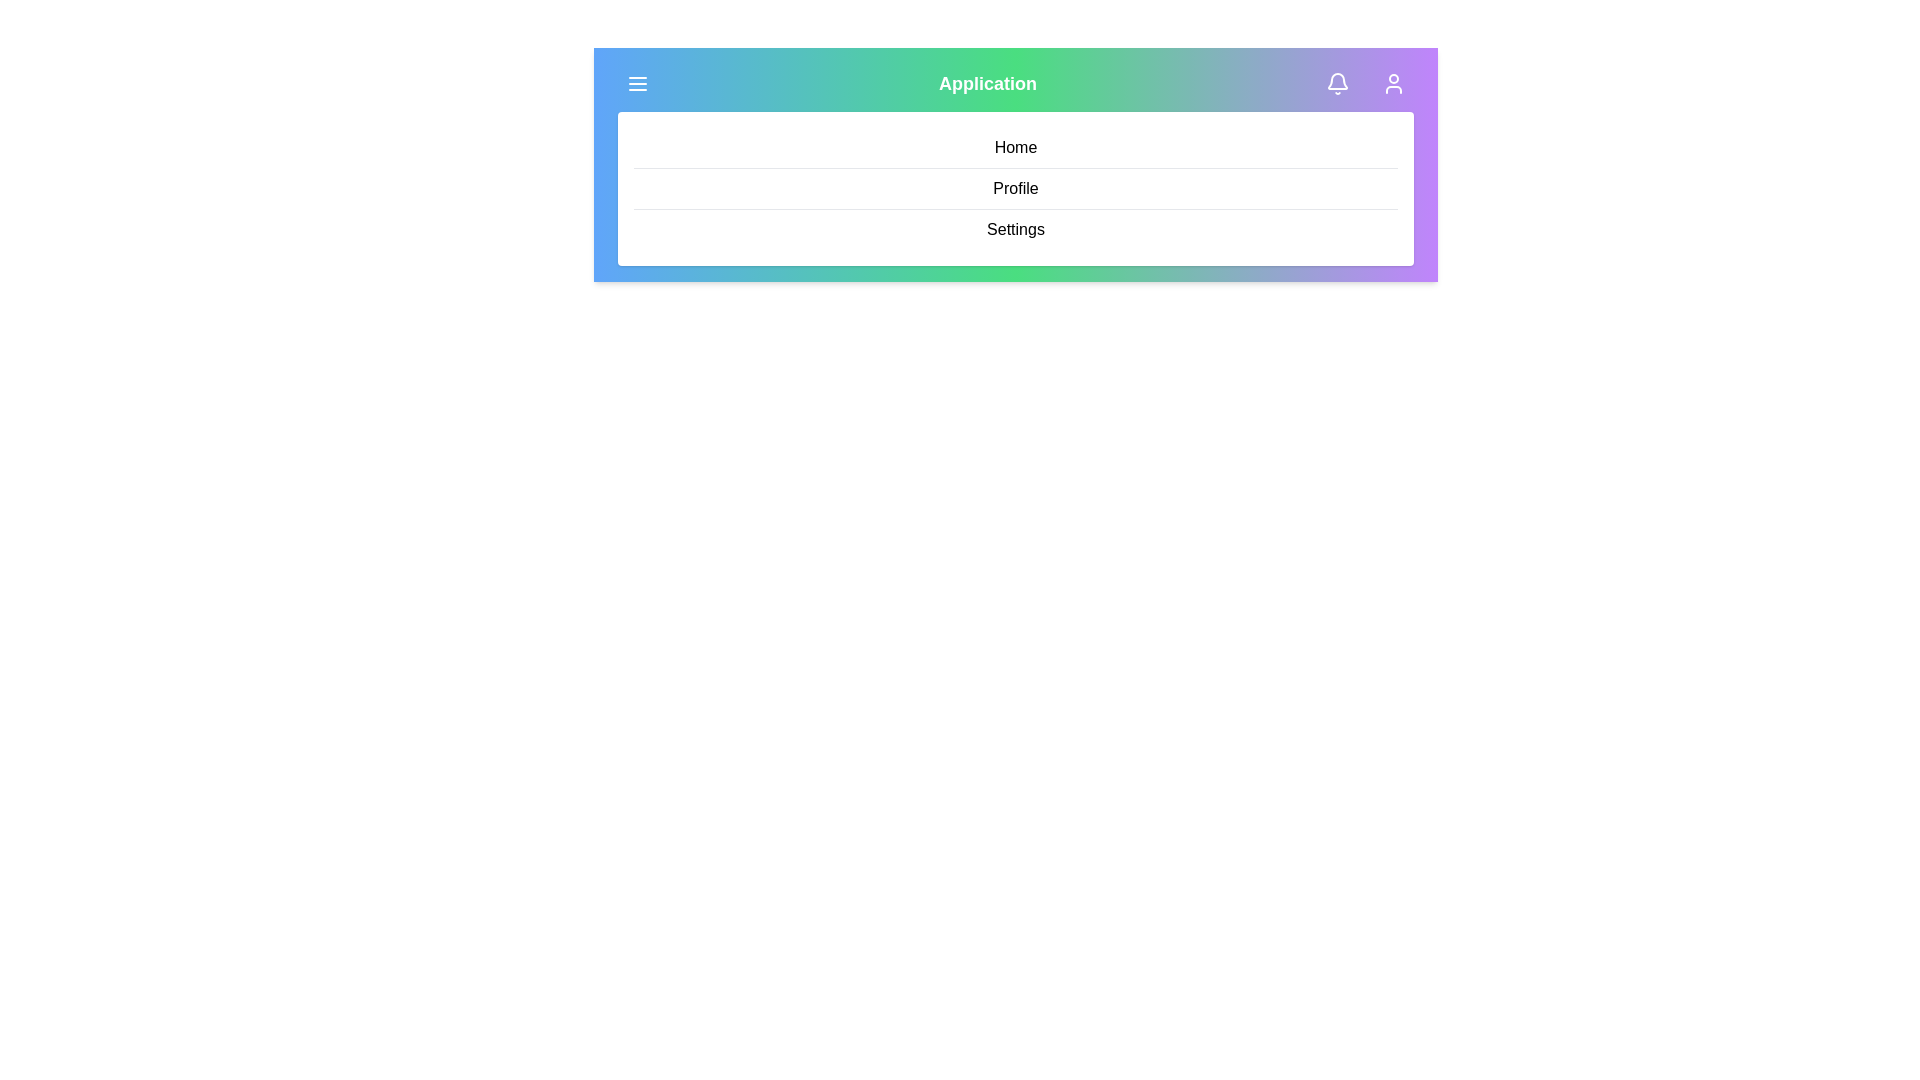 The height and width of the screenshot is (1080, 1920). Describe the element at coordinates (1338, 83) in the screenshot. I see `the notification icon to interact with it` at that location.